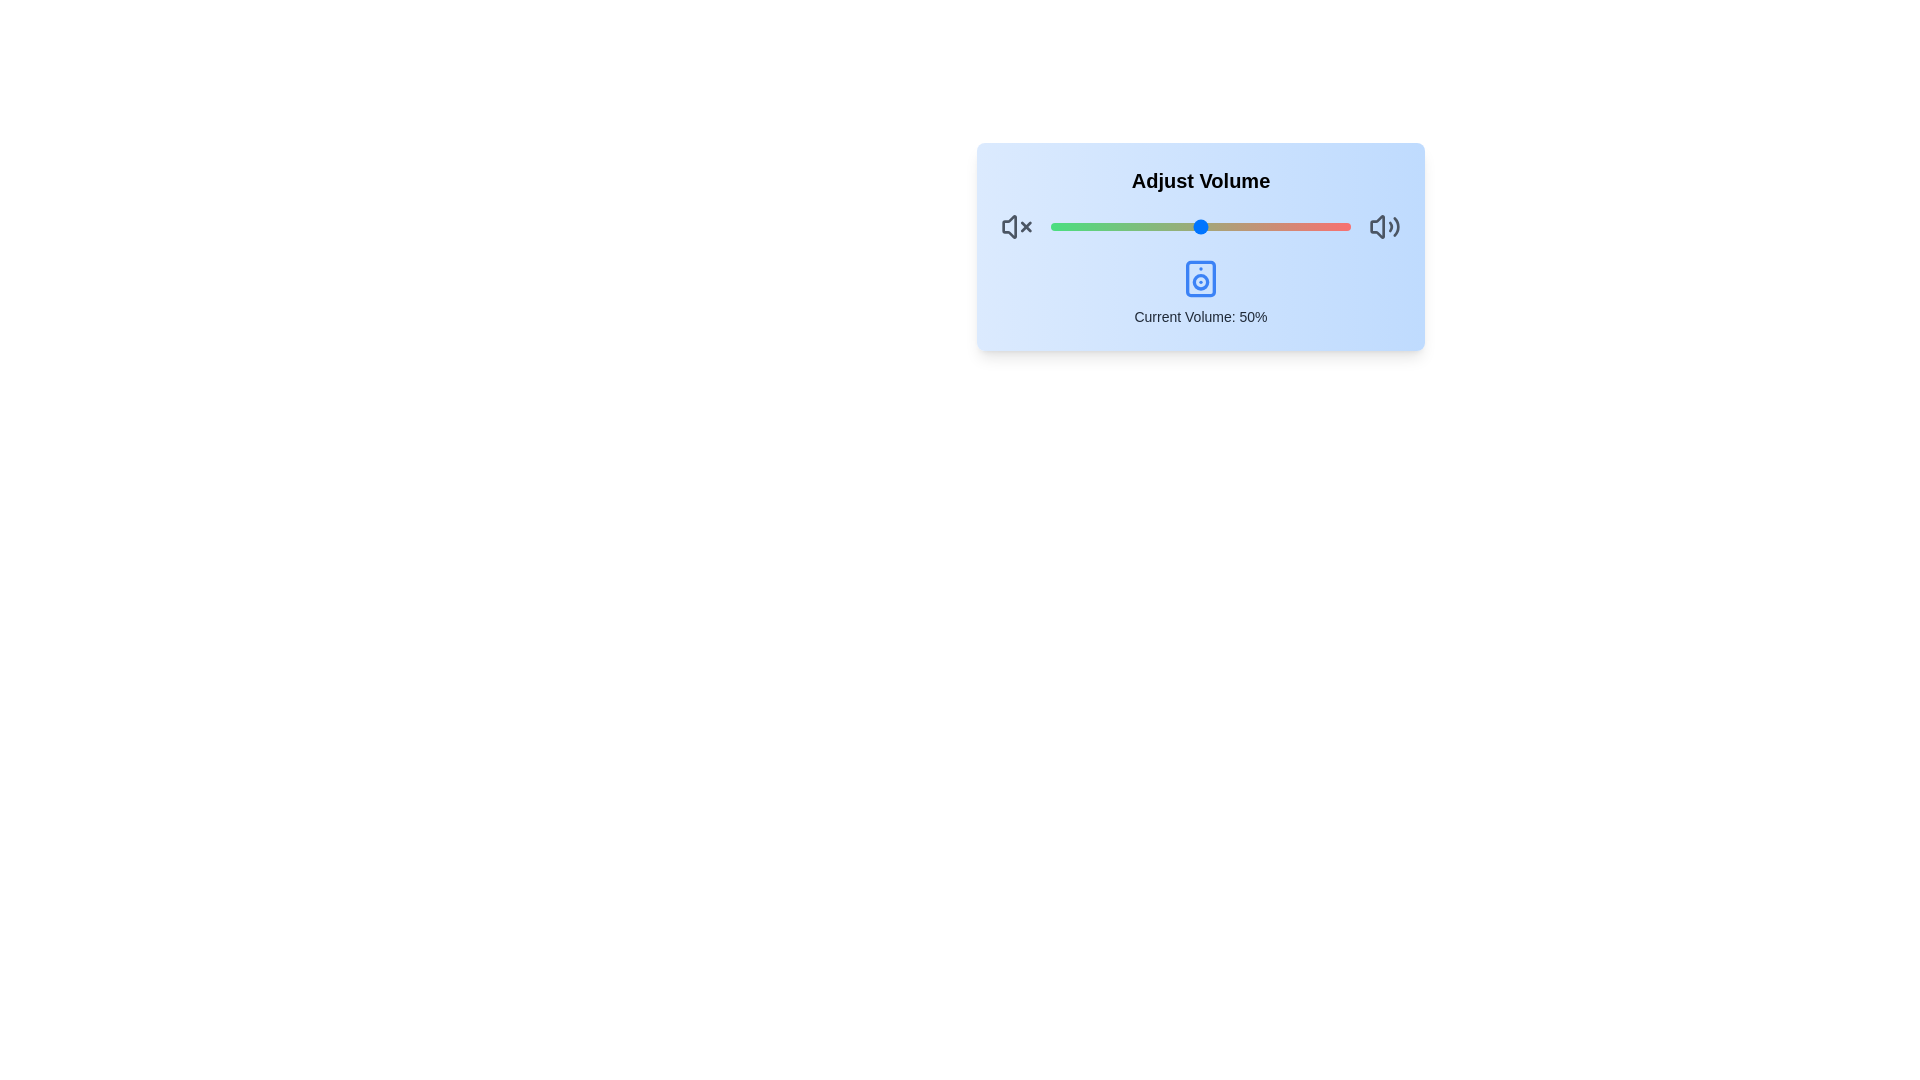  Describe the element at coordinates (1384, 226) in the screenshot. I see `the maximum volume icon` at that location.